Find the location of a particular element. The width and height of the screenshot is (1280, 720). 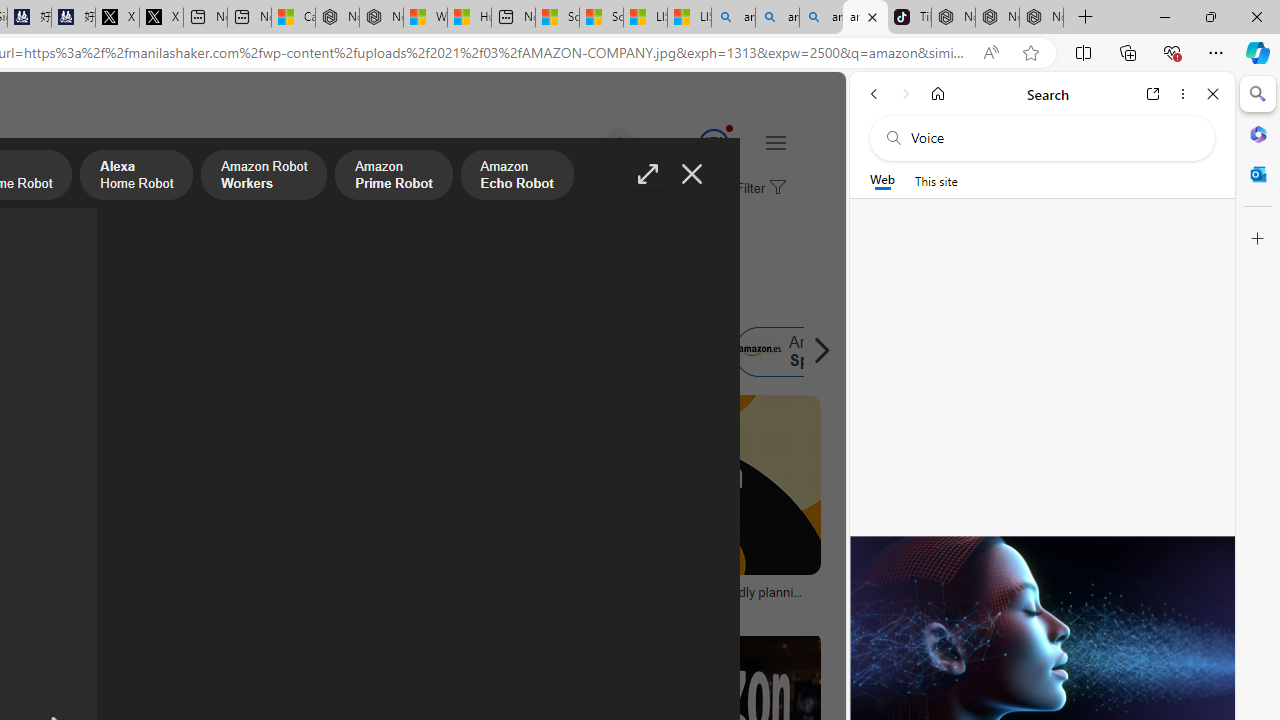

'Class: medal-circled' is located at coordinates (713, 143).